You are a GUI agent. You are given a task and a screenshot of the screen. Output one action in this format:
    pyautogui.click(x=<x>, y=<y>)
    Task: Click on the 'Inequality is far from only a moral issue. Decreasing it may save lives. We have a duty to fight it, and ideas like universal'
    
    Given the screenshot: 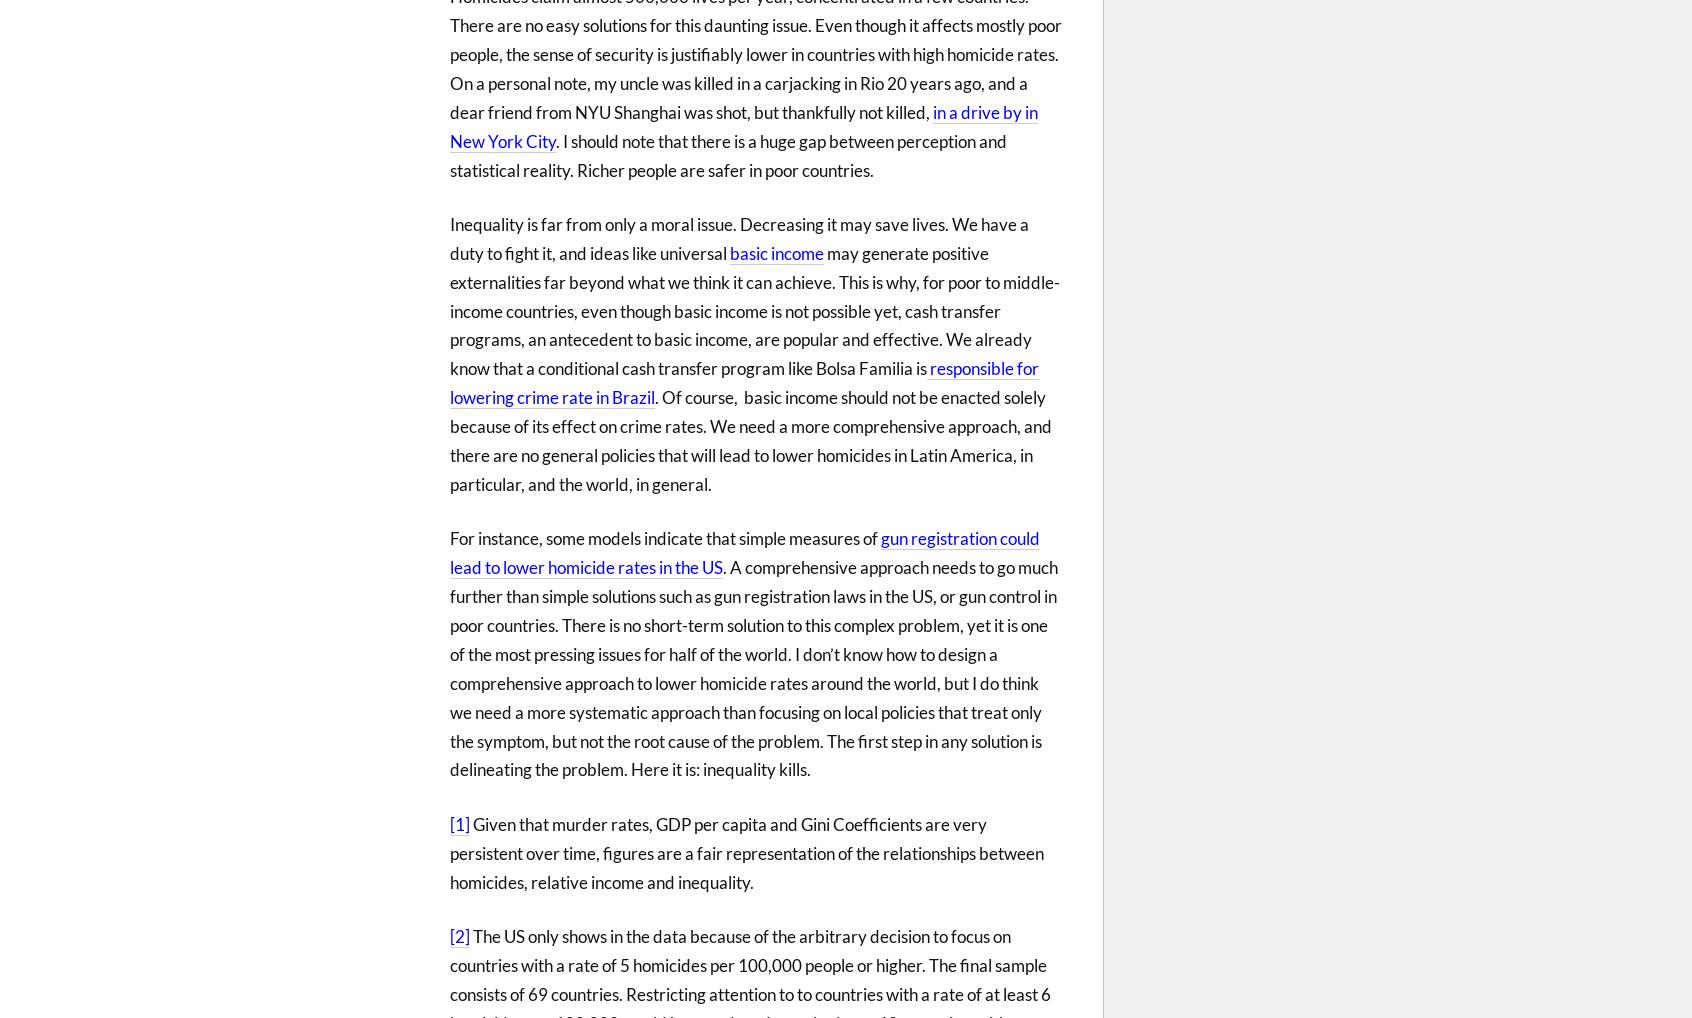 What is the action you would take?
    pyautogui.click(x=738, y=237)
    